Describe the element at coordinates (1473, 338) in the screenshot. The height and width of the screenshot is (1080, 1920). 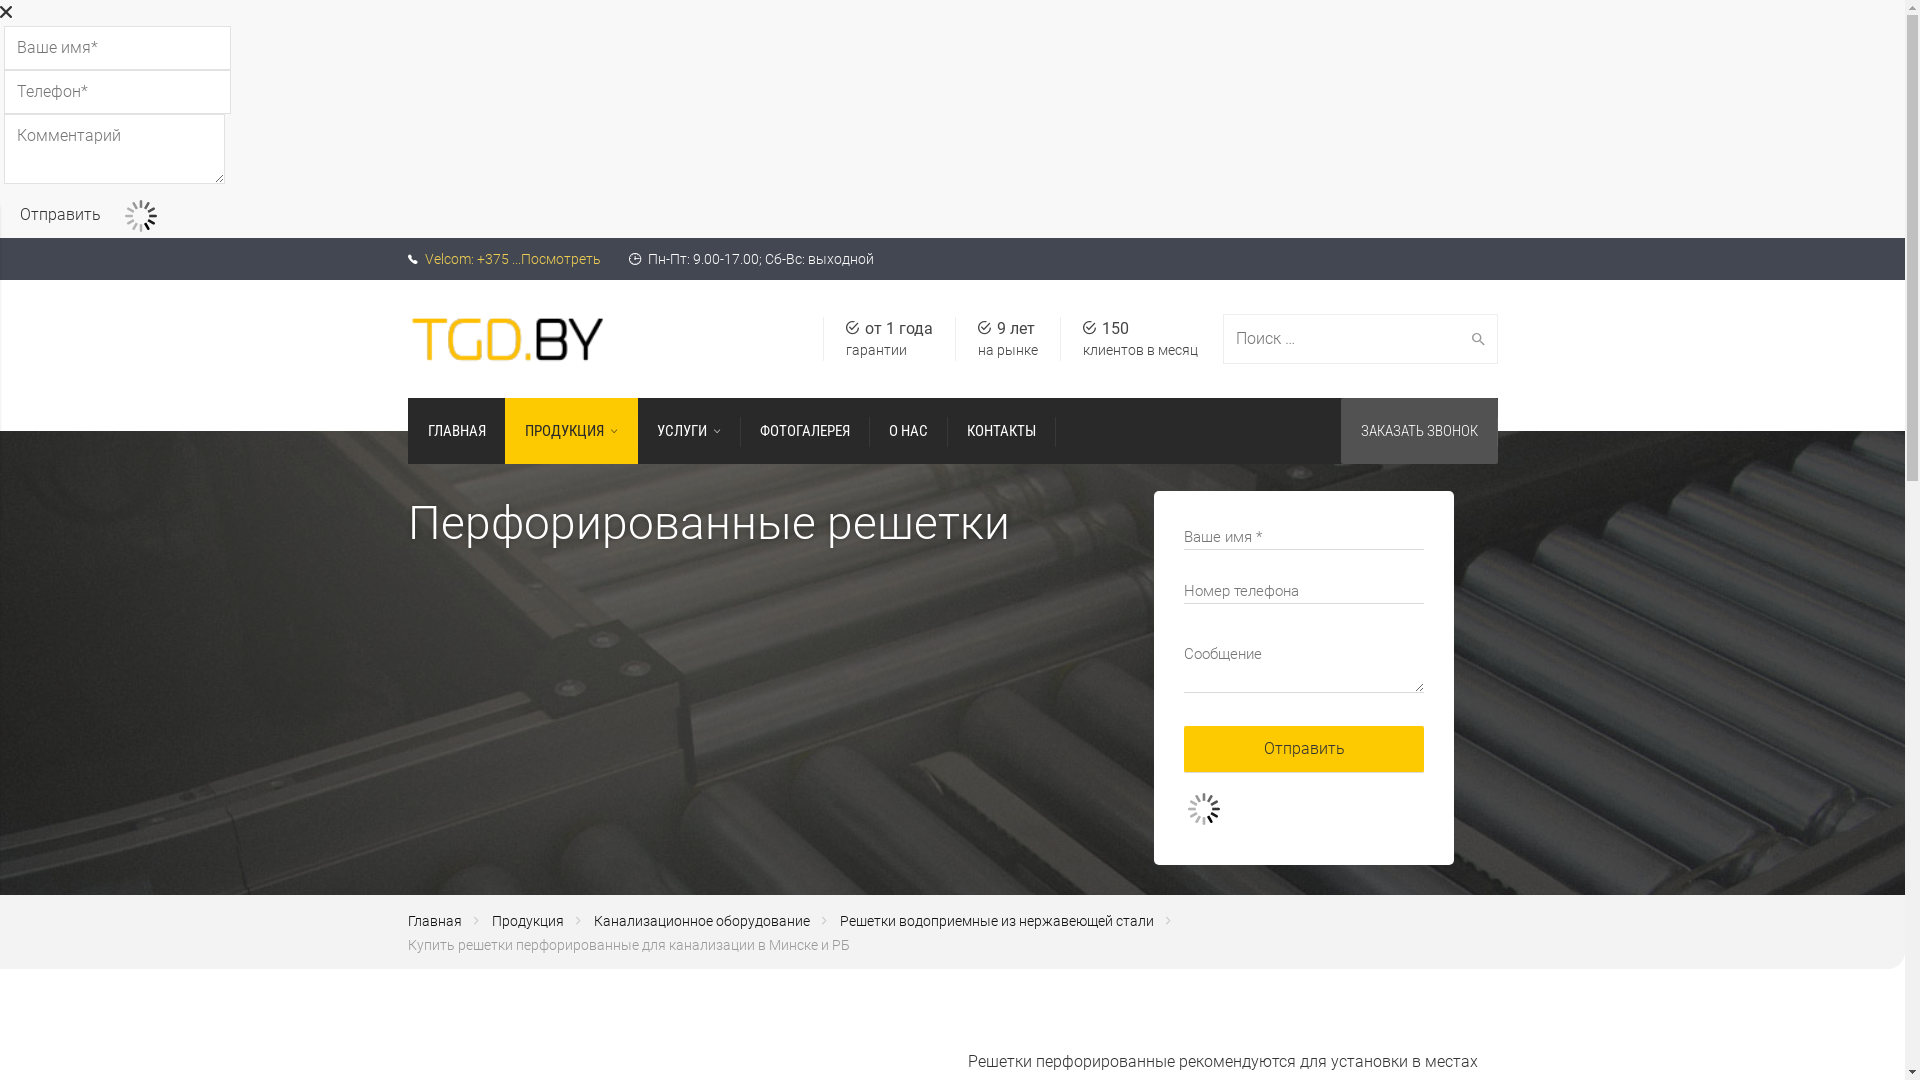
I see `'Search'` at that location.